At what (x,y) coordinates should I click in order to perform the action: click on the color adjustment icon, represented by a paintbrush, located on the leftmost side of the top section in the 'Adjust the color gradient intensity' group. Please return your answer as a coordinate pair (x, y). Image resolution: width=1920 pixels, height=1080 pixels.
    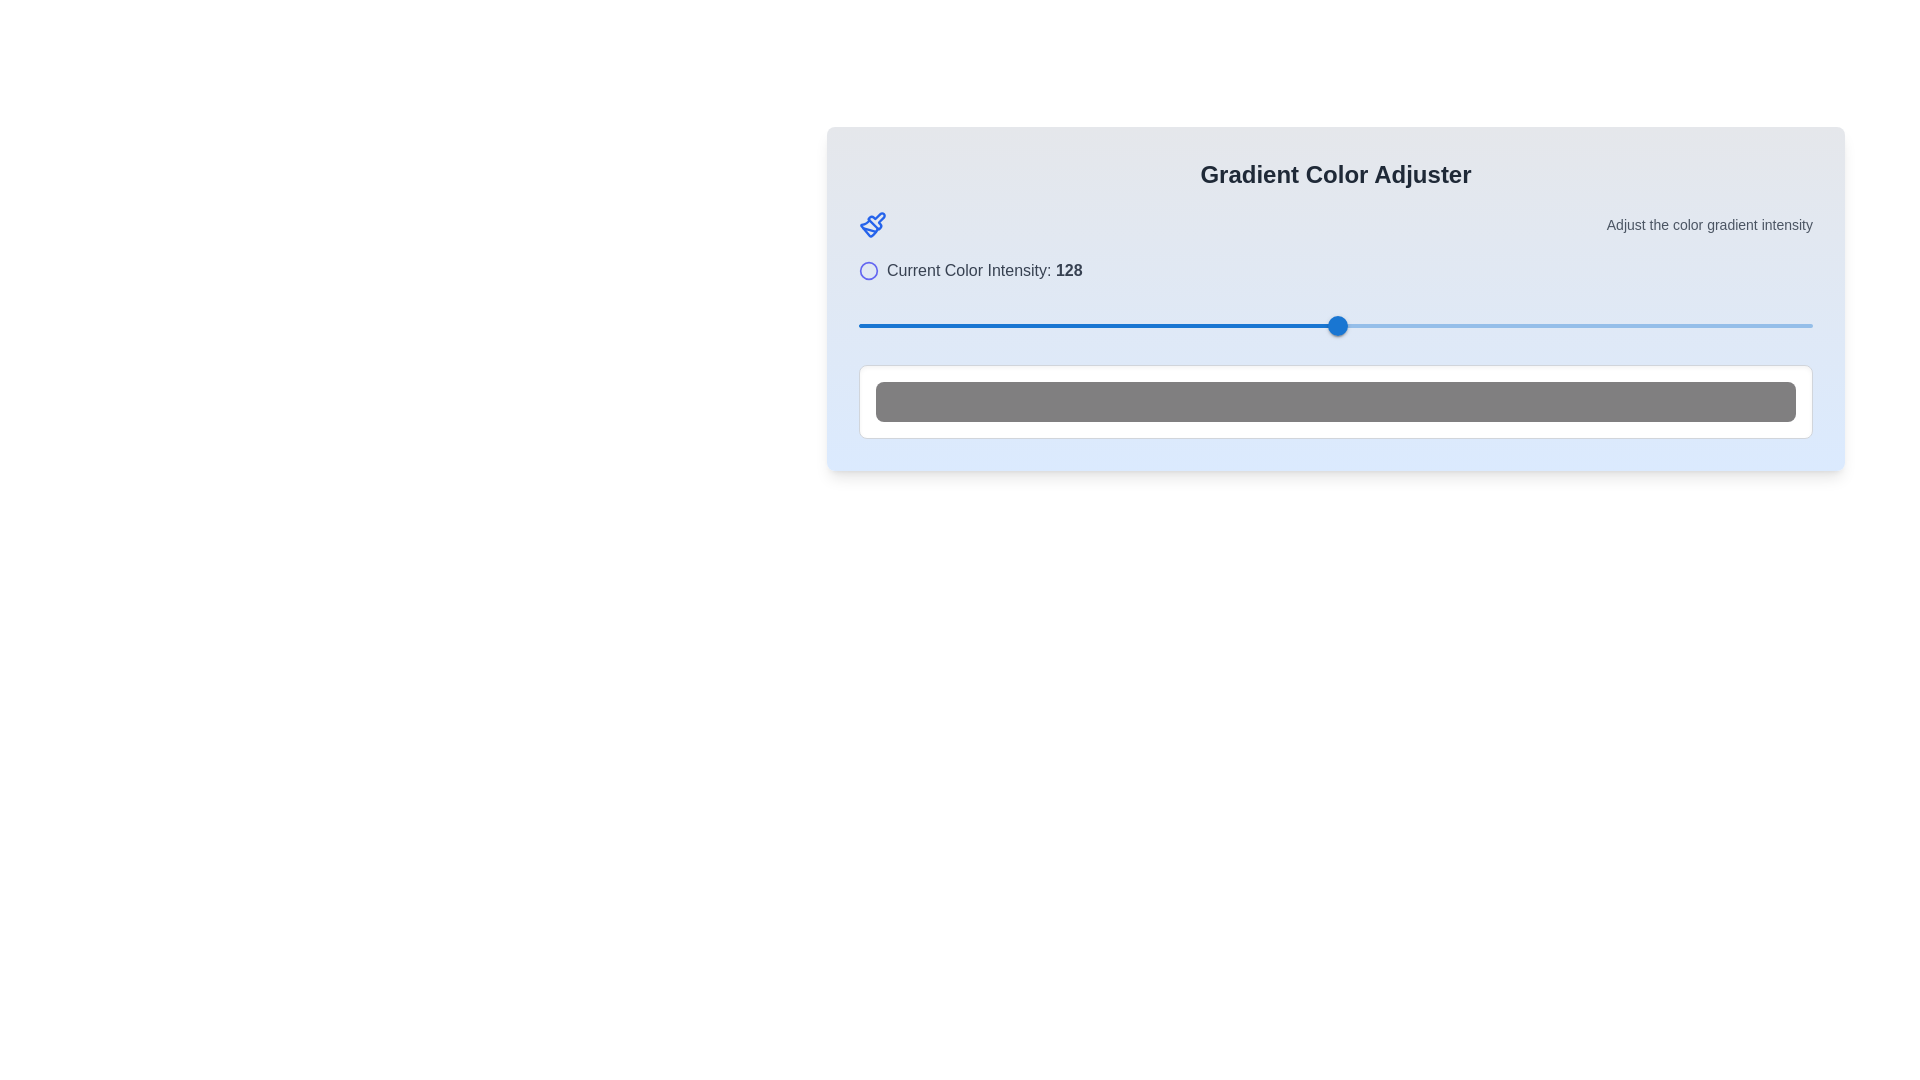
    Looking at the image, I should click on (873, 224).